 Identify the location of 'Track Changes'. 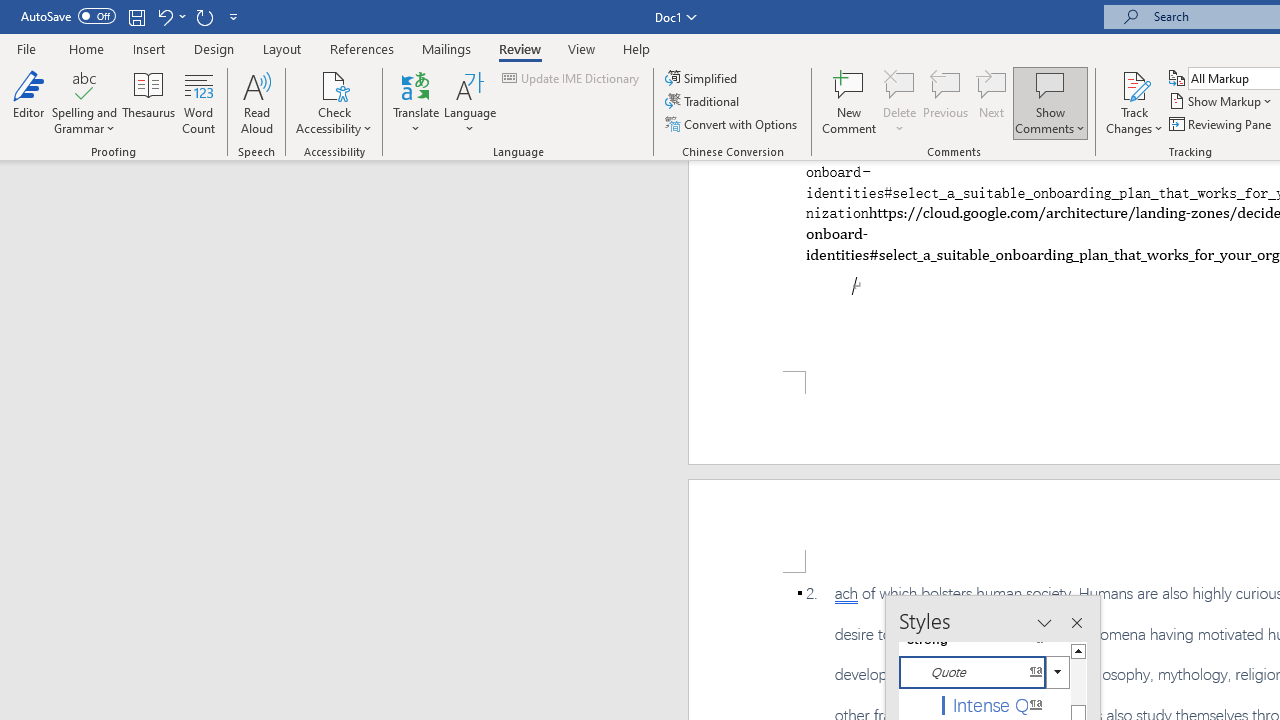
(1134, 84).